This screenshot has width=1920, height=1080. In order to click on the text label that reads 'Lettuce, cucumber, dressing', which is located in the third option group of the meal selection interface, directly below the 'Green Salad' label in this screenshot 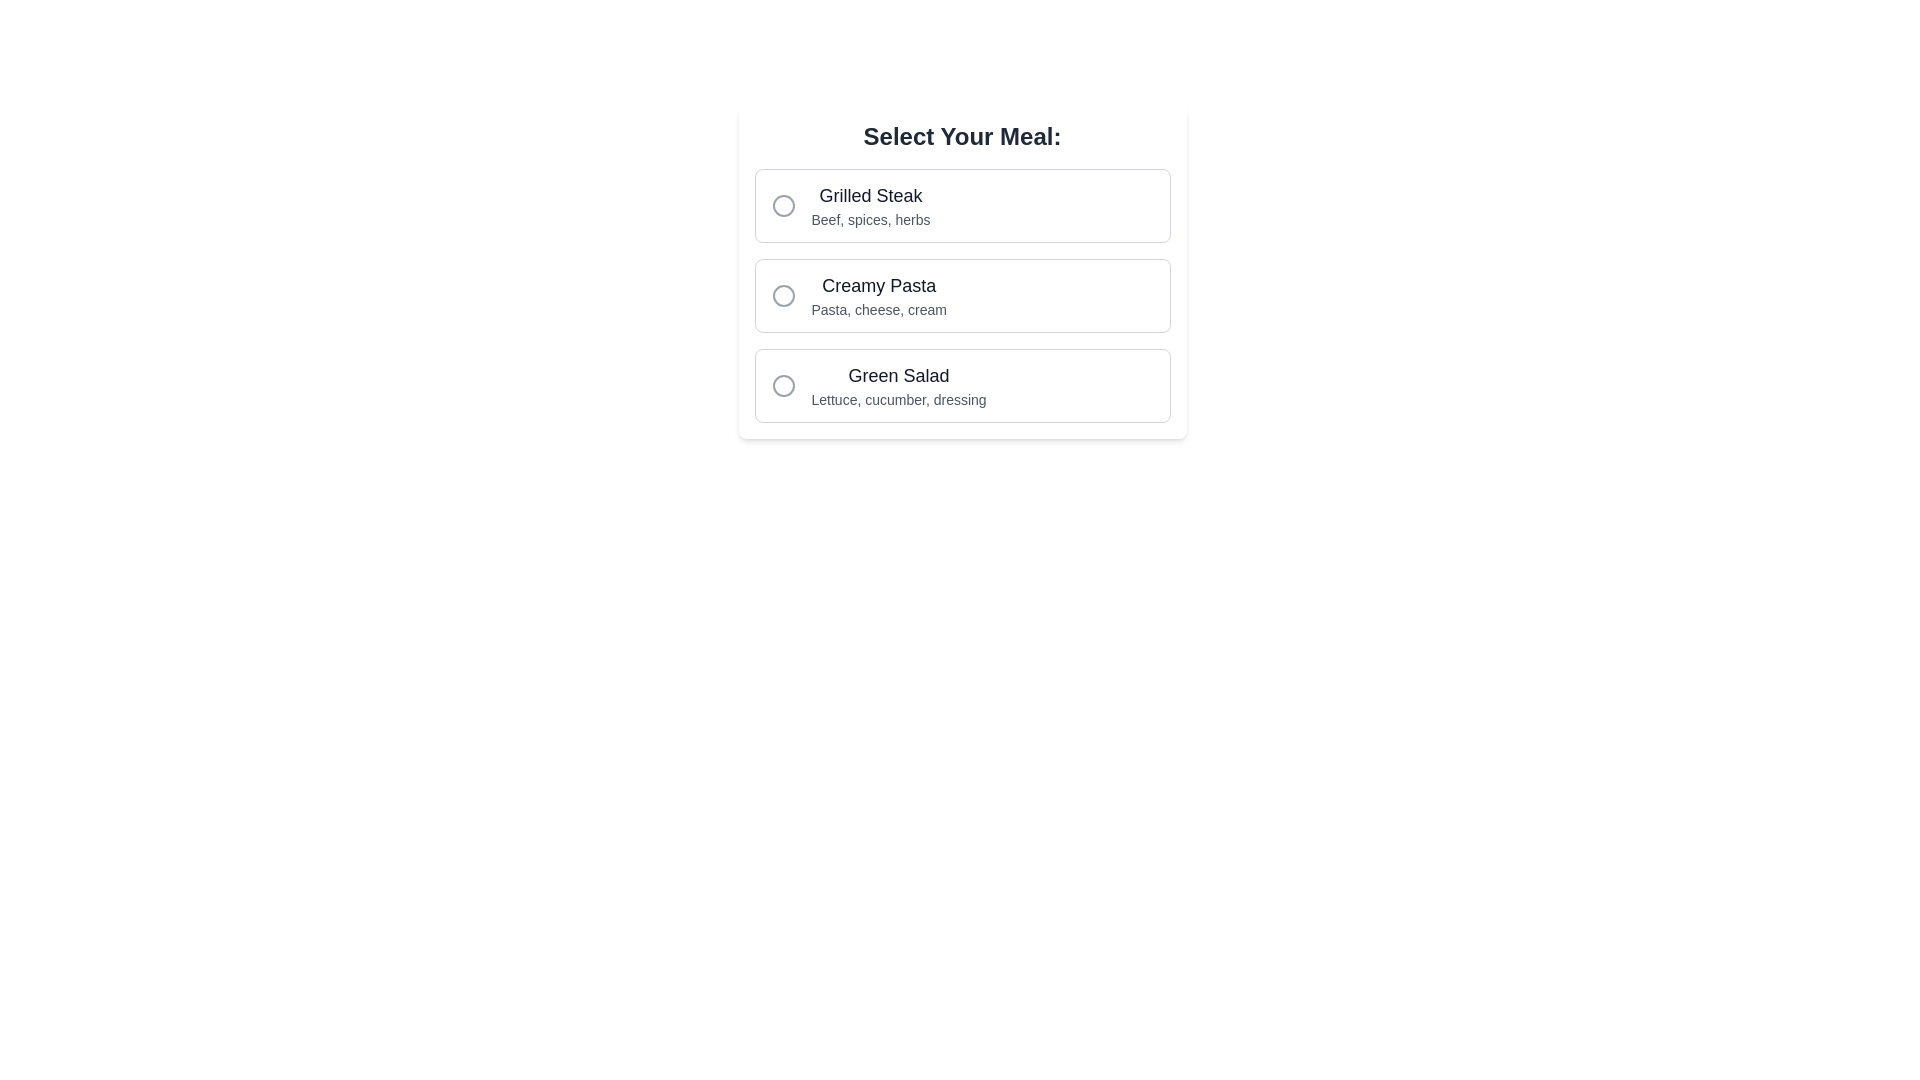, I will do `click(898, 400)`.